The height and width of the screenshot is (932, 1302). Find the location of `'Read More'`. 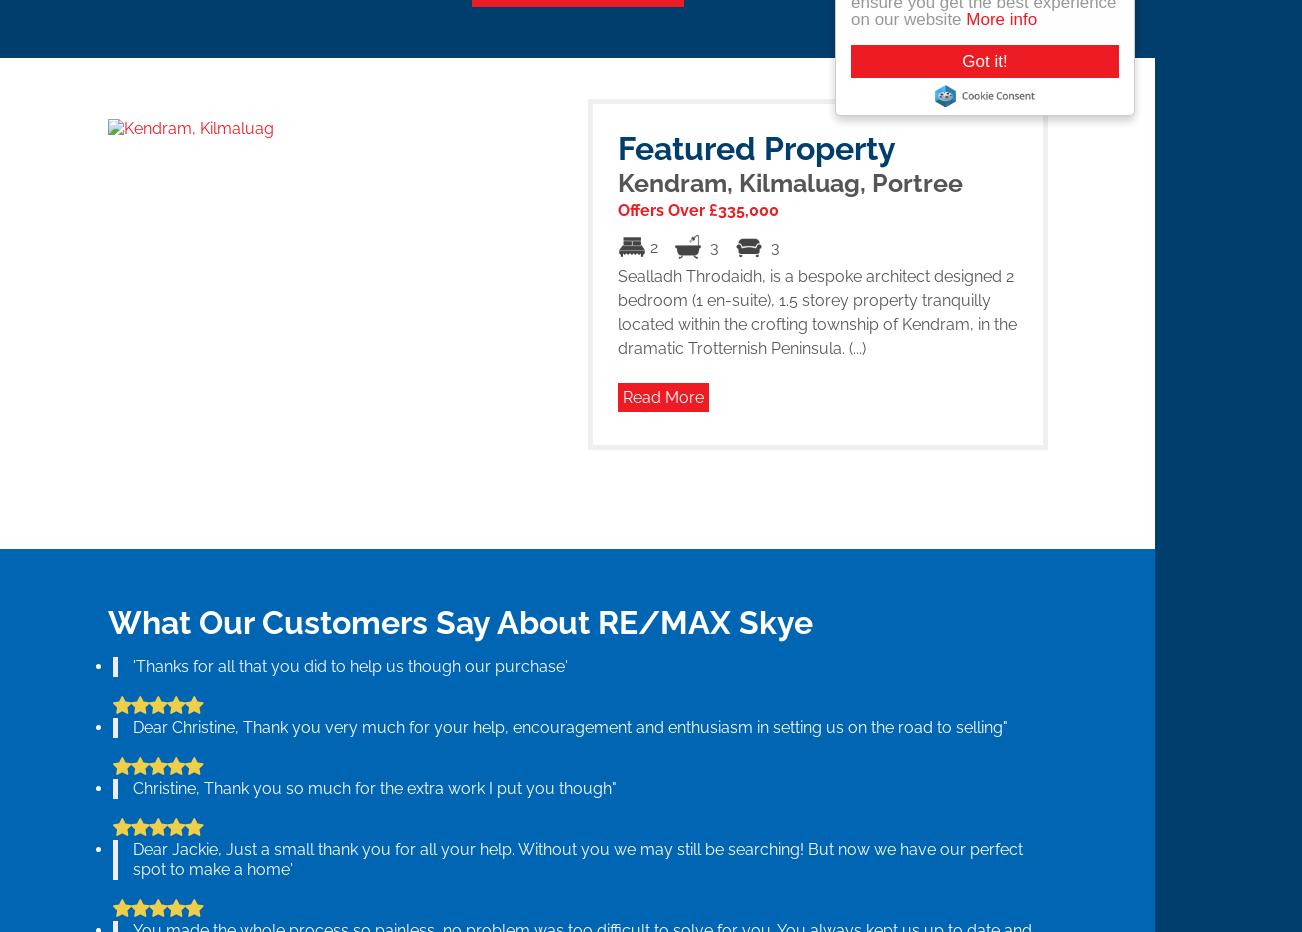

'Read More' is located at coordinates (661, 395).